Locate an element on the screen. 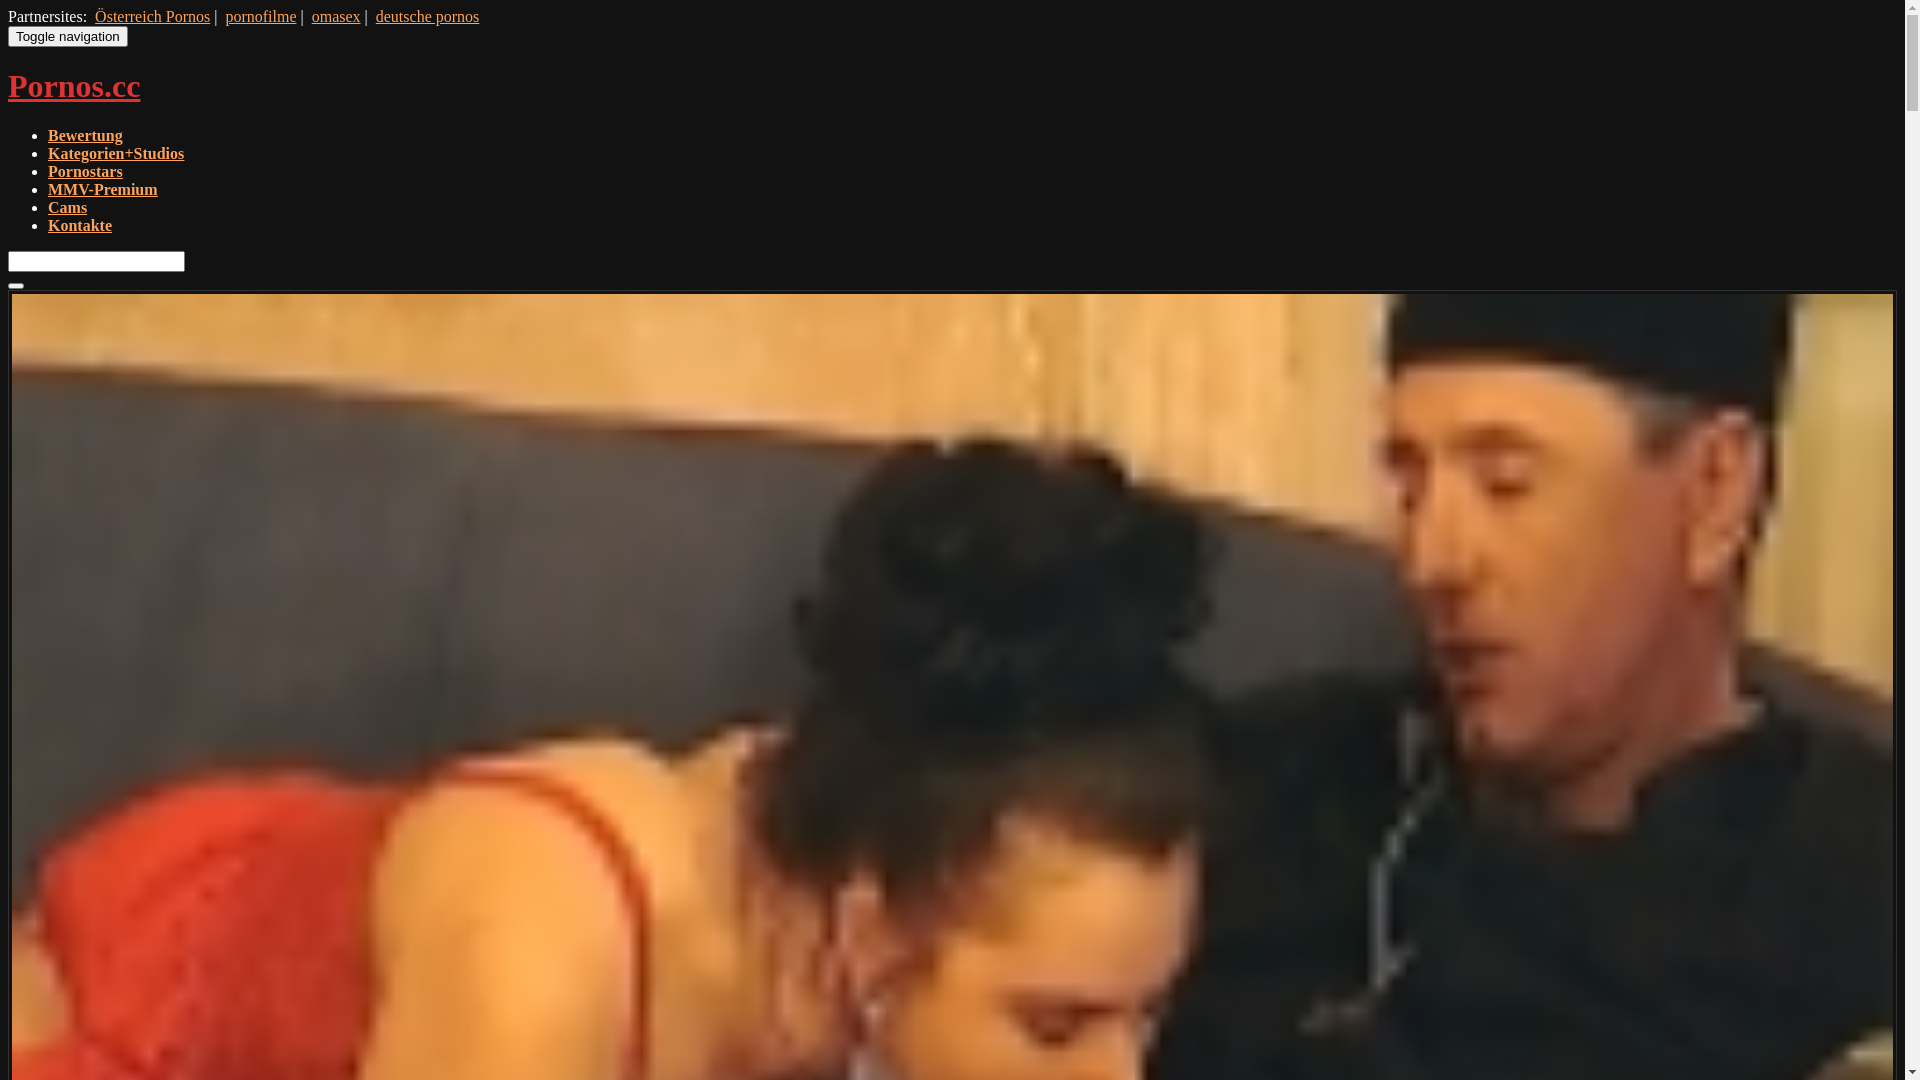  'Kategorien+Studios' is located at coordinates (114, 152).